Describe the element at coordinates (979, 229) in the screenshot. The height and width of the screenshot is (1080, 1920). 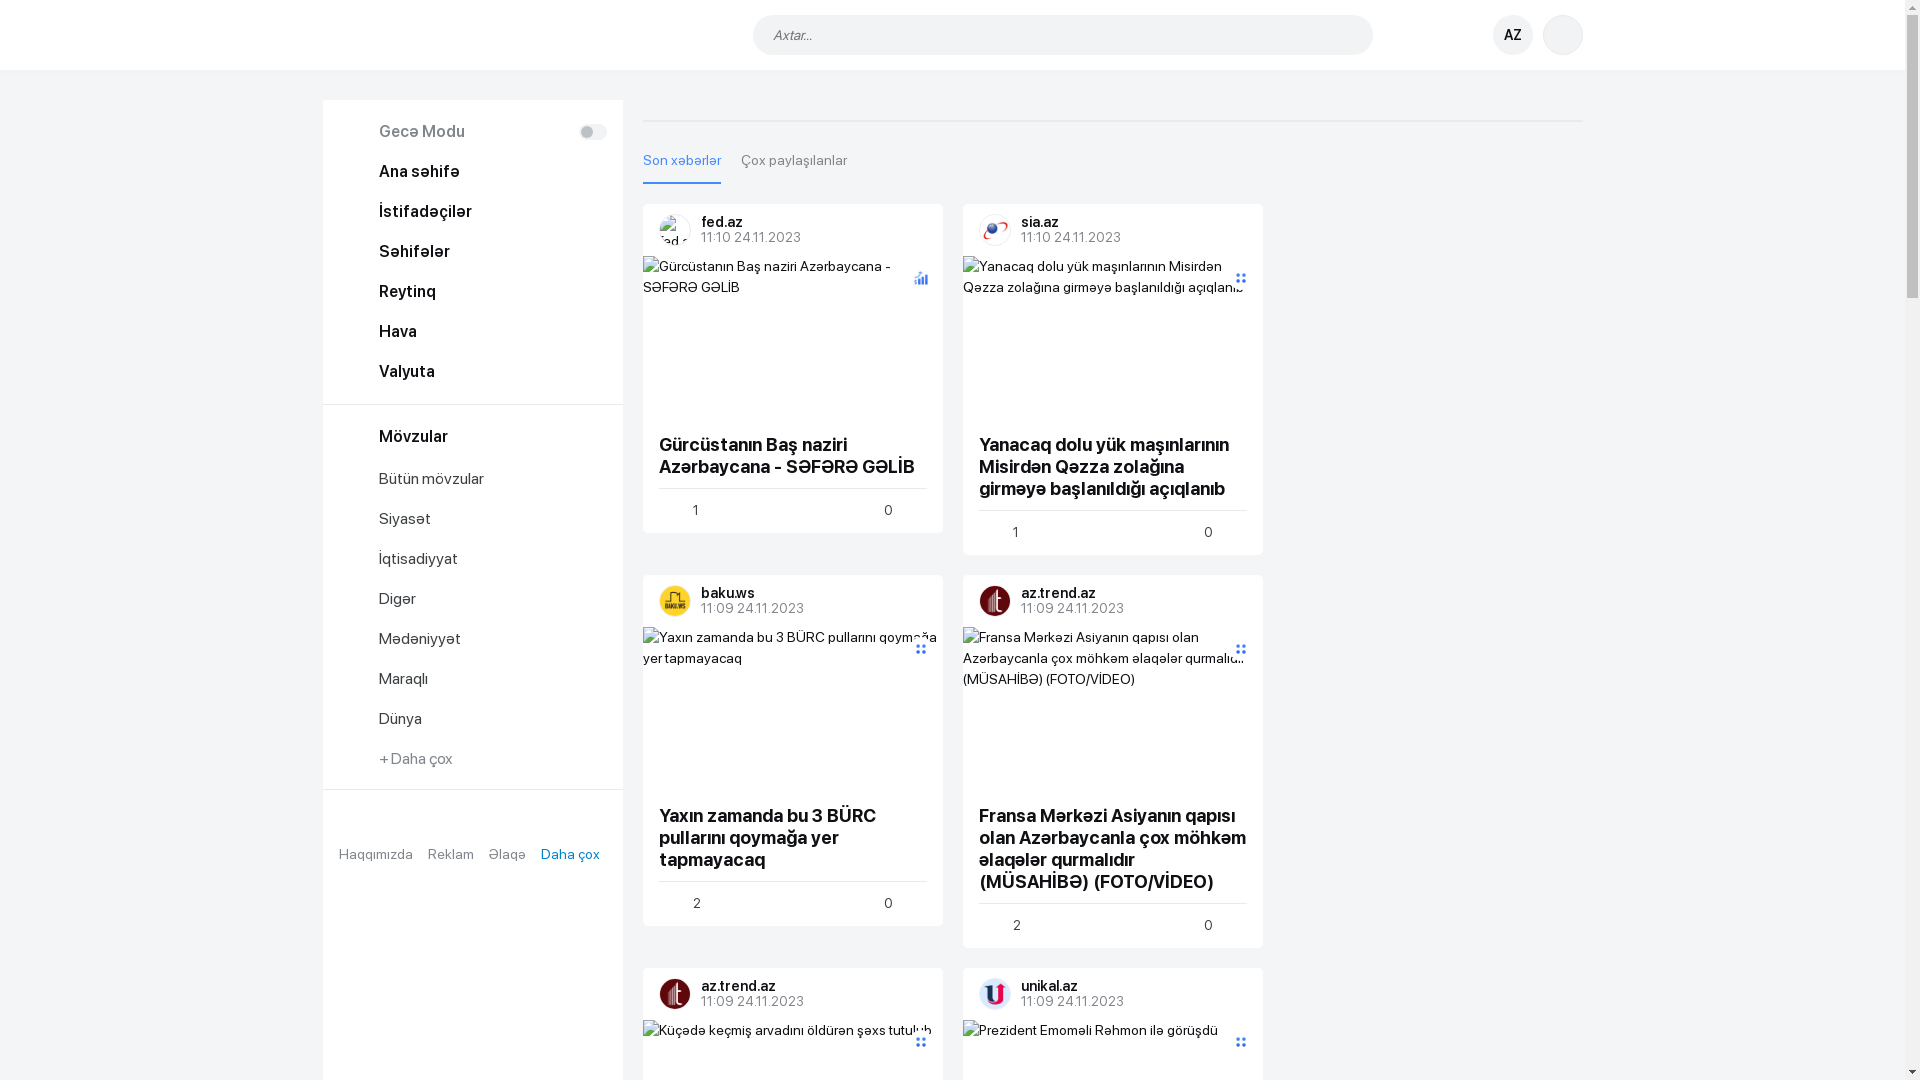
I see `'sia.az'` at that location.